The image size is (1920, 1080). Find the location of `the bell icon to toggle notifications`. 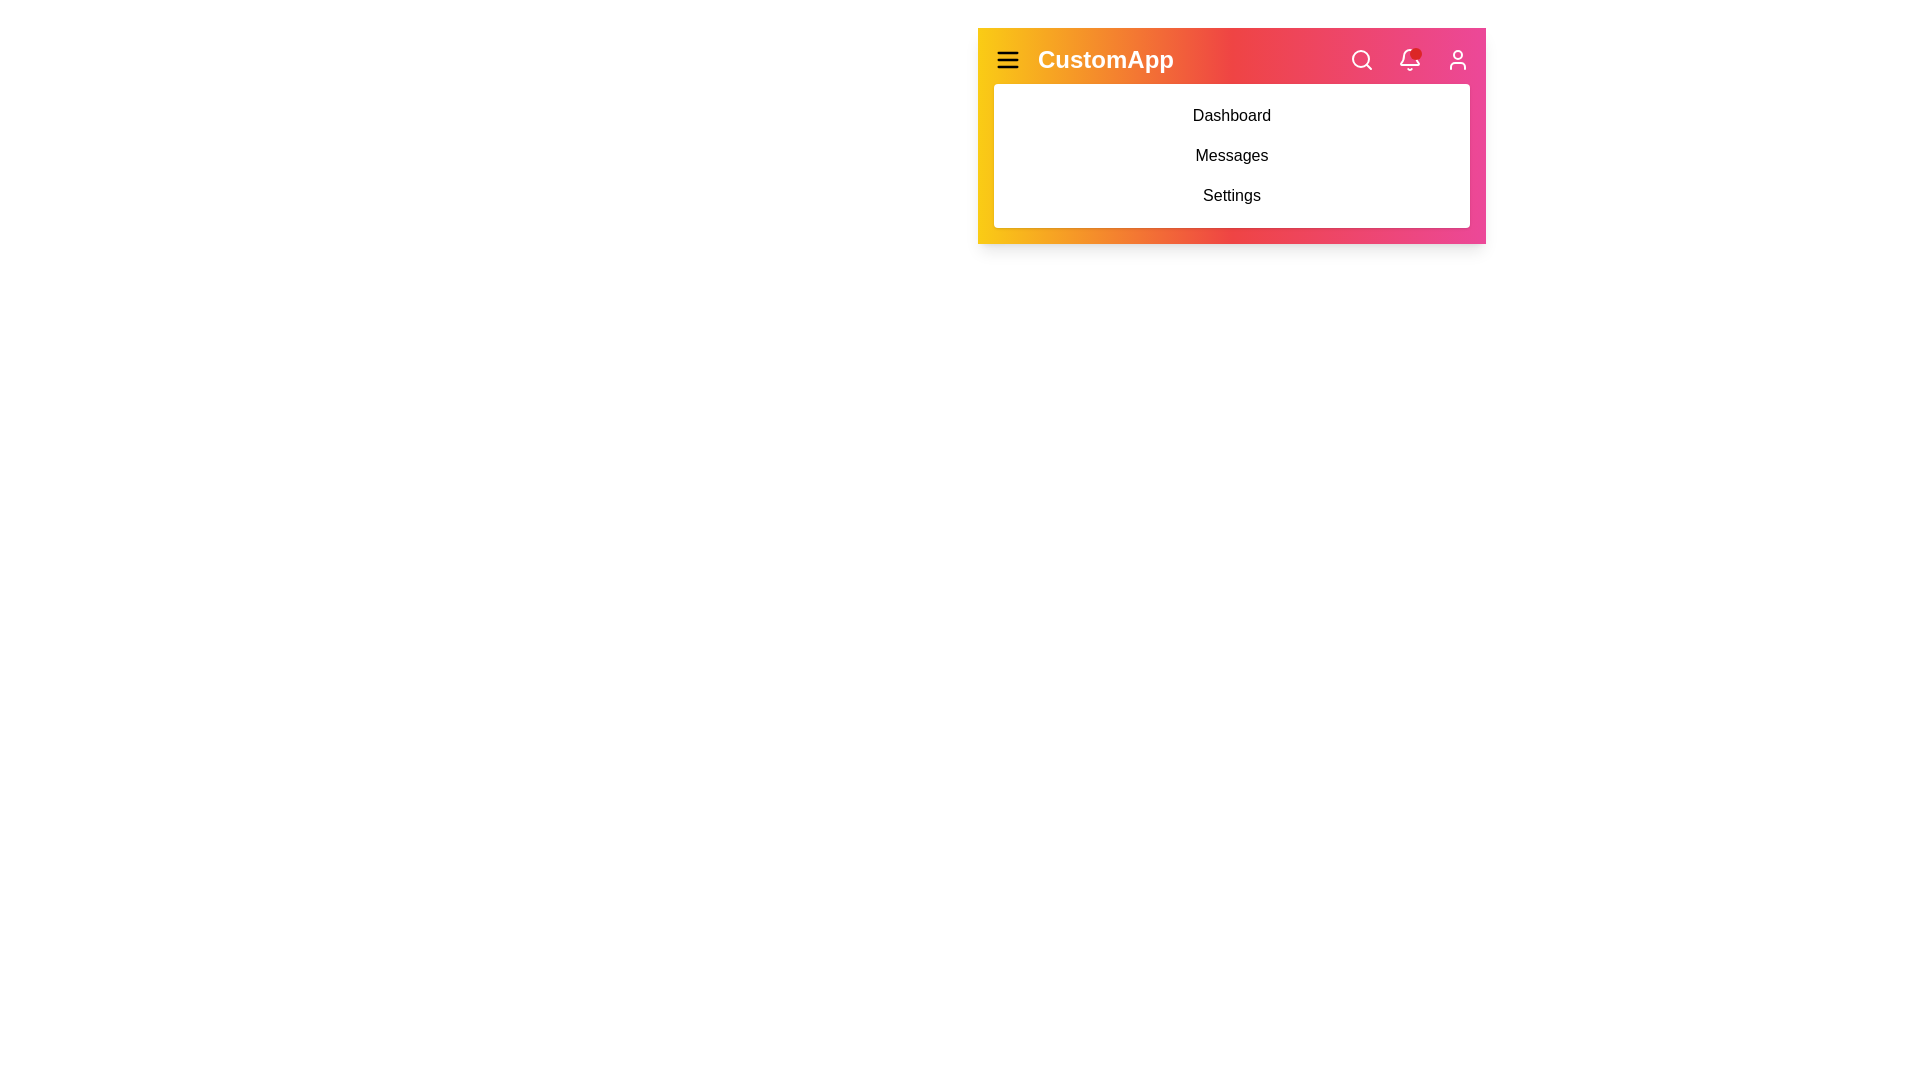

the bell icon to toggle notifications is located at coordinates (1409, 59).